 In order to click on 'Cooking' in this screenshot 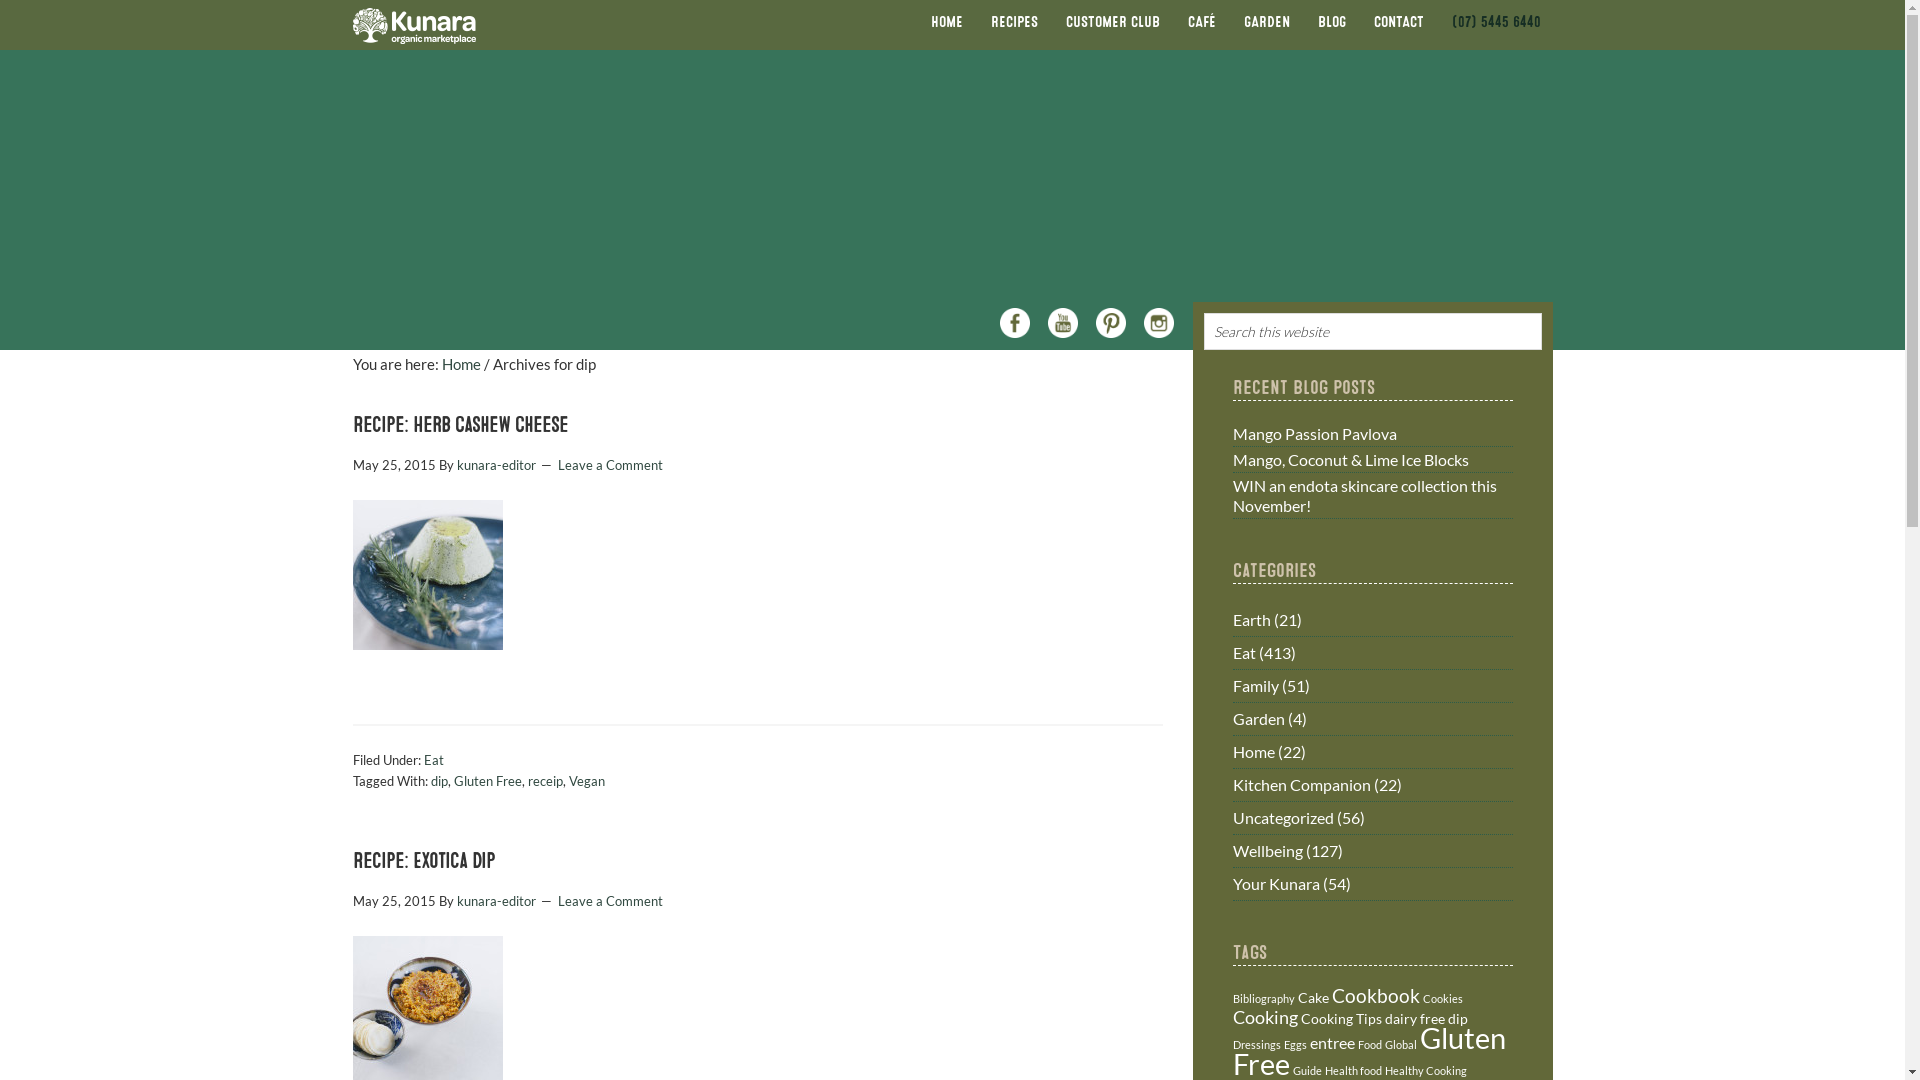, I will do `click(1263, 1017)`.